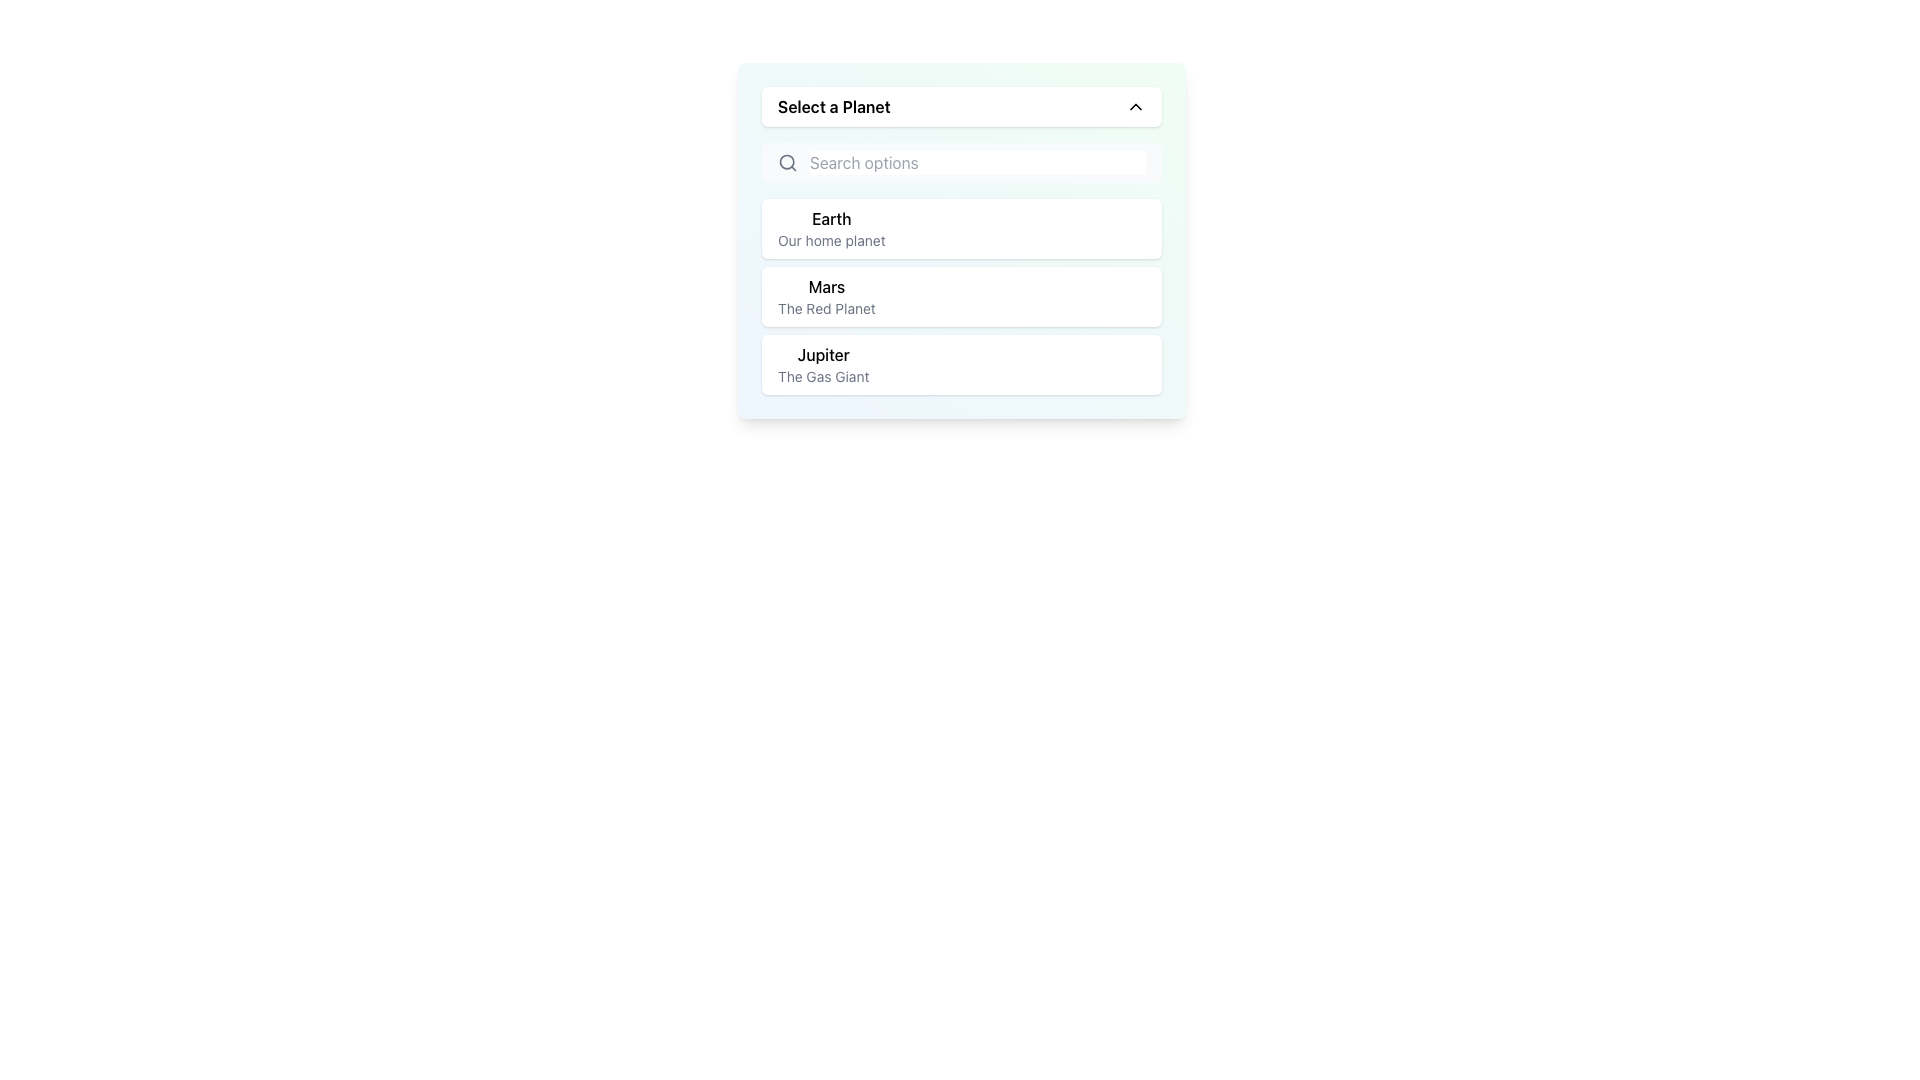 This screenshot has width=1920, height=1080. I want to click on the circular graphical element representing the magnifying glass' lens within the SVG icon located at the left side of the search input field in the dropdown interface, so click(786, 161).